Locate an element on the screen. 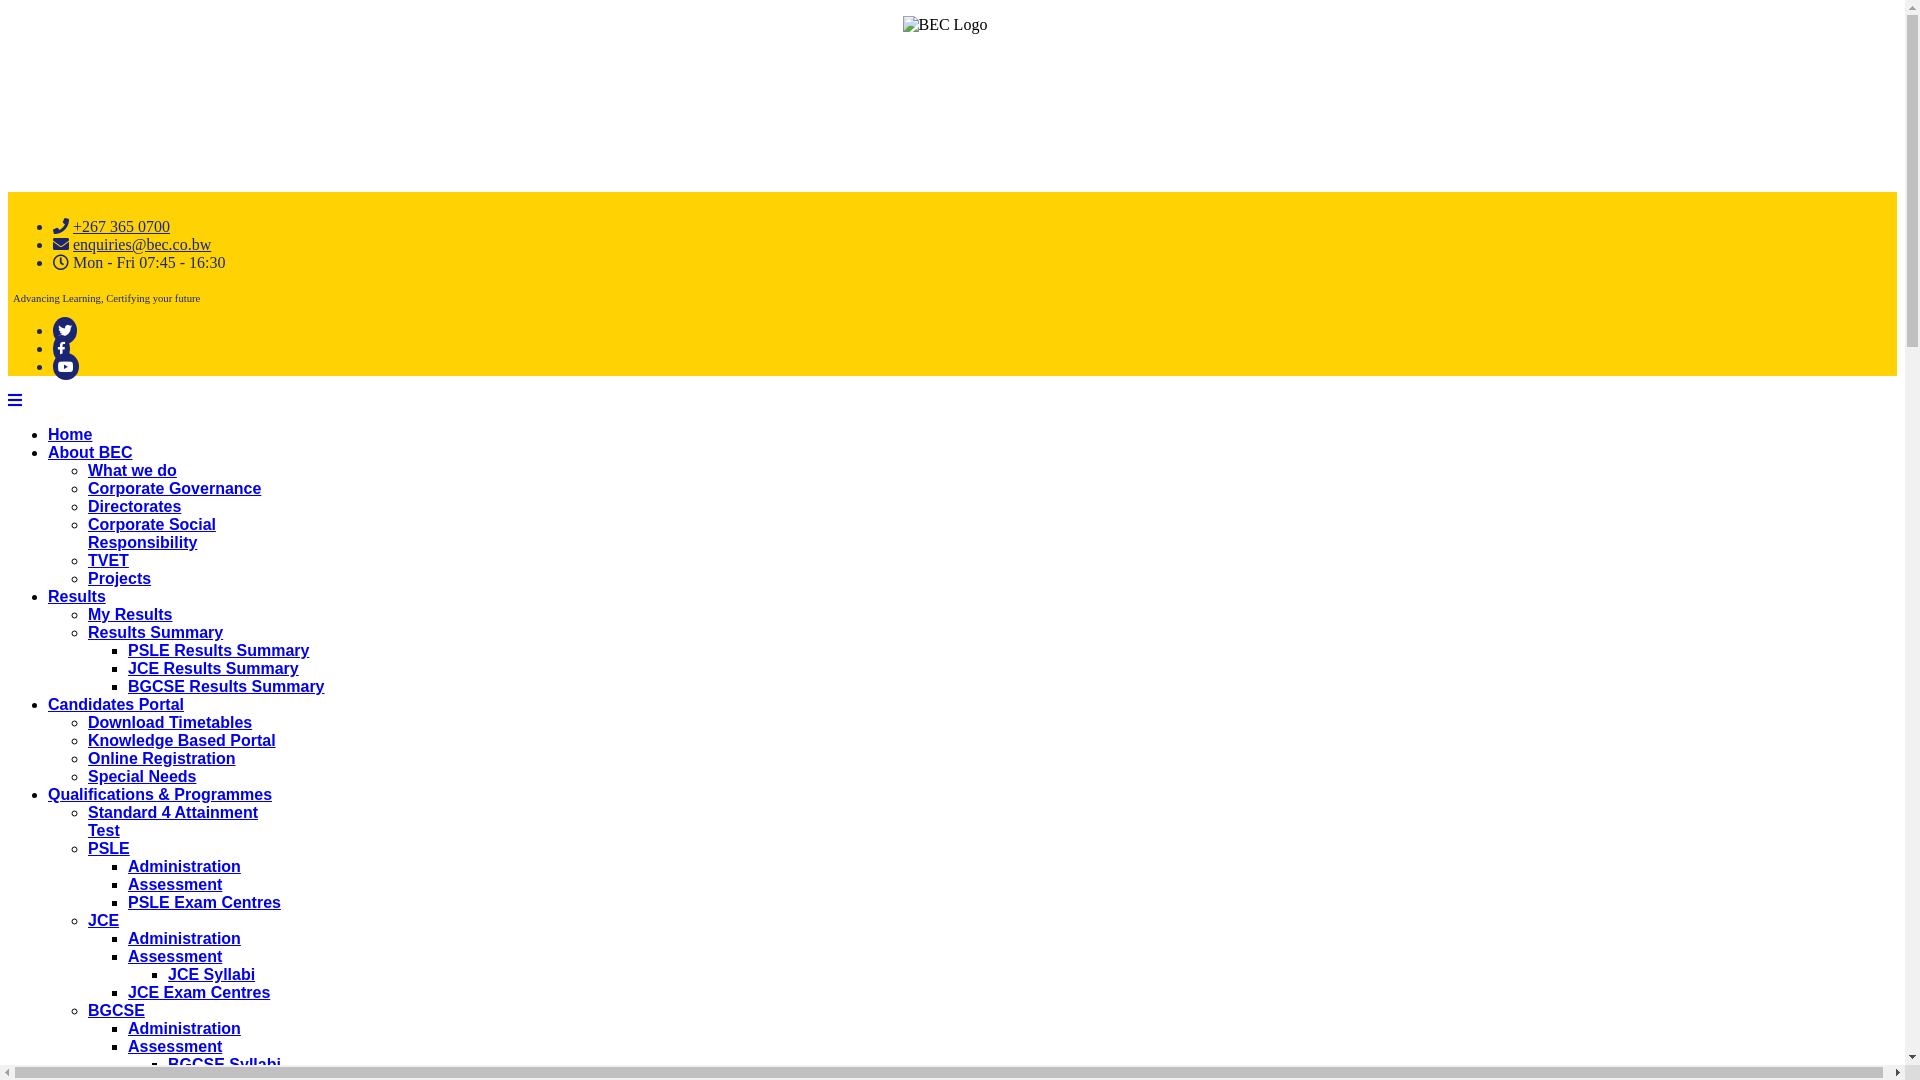  'Assessment' is located at coordinates (127, 1045).